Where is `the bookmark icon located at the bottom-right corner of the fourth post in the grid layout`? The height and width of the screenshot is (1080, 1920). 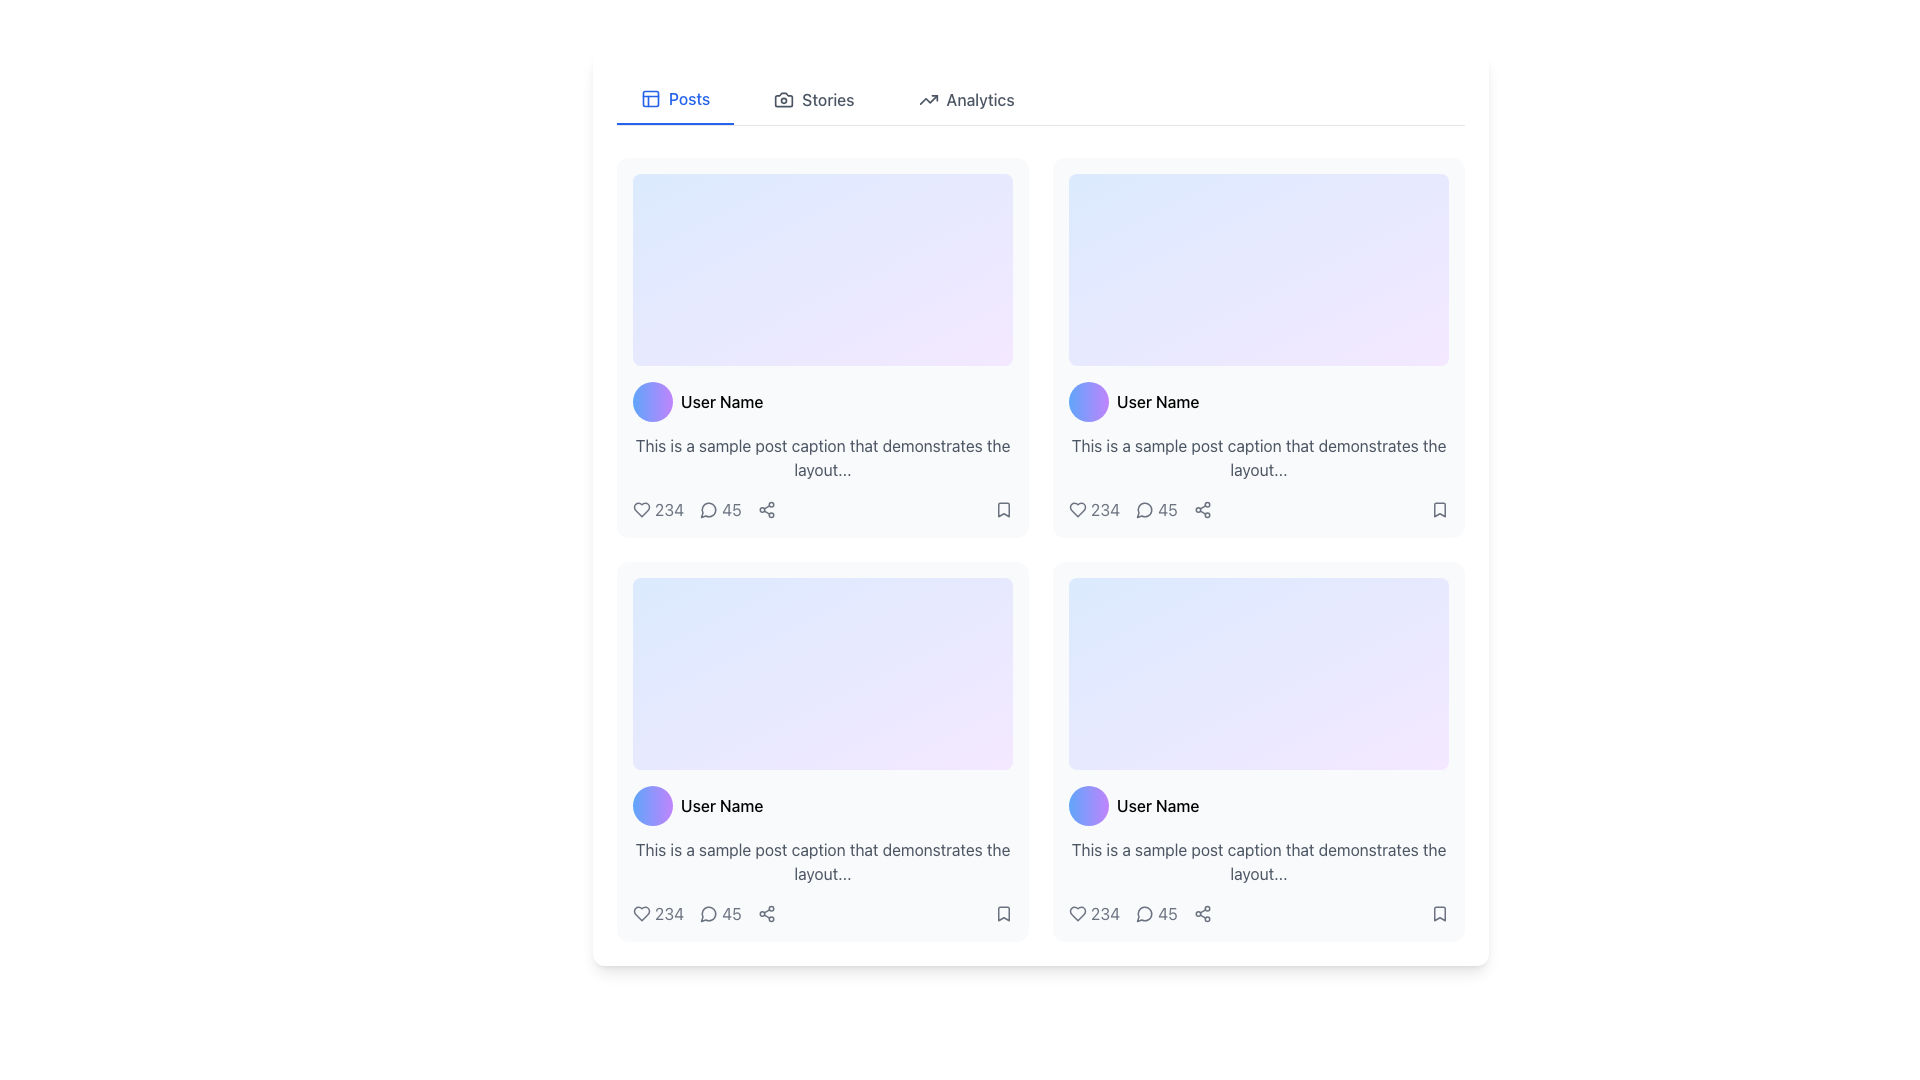
the bookmark icon located at the bottom-right corner of the fourth post in the grid layout is located at coordinates (1440, 914).